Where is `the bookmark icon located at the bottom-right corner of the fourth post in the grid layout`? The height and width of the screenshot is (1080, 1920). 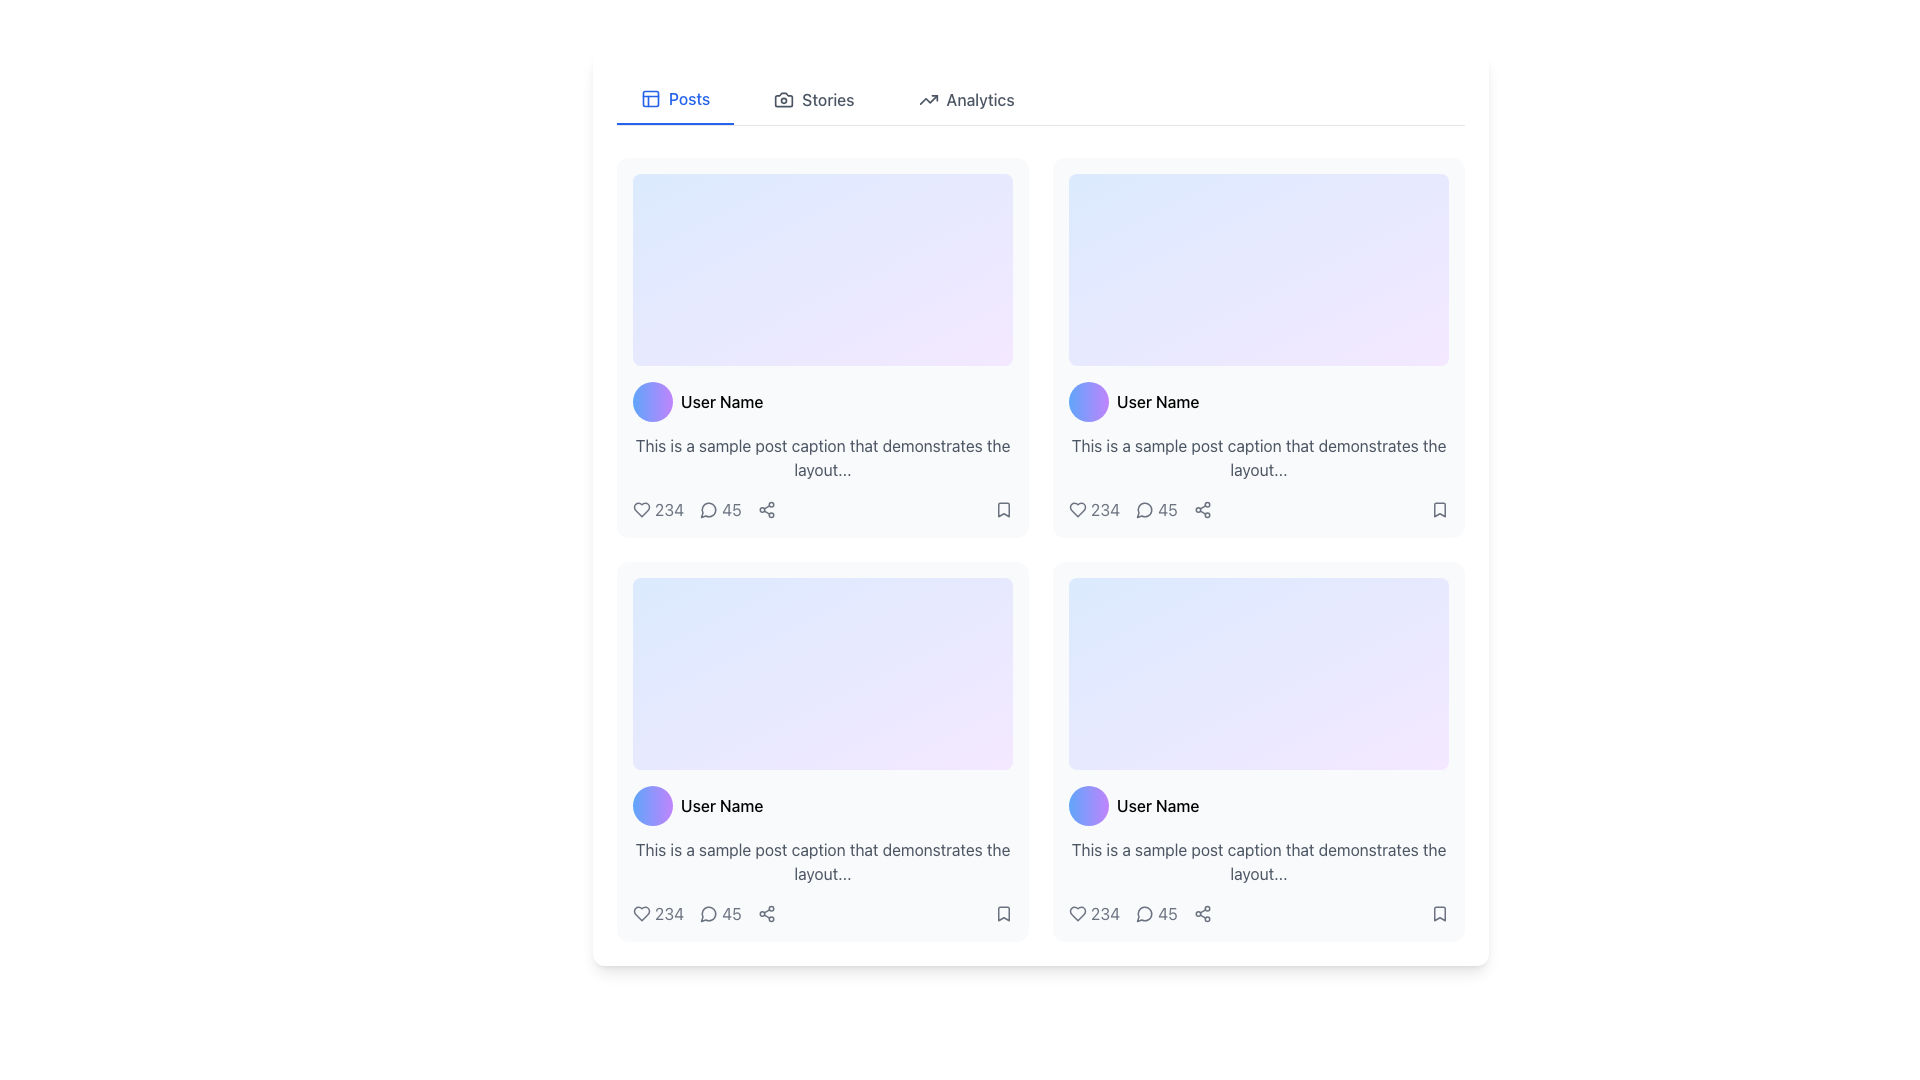
the bookmark icon located at the bottom-right corner of the fourth post in the grid layout is located at coordinates (1440, 914).